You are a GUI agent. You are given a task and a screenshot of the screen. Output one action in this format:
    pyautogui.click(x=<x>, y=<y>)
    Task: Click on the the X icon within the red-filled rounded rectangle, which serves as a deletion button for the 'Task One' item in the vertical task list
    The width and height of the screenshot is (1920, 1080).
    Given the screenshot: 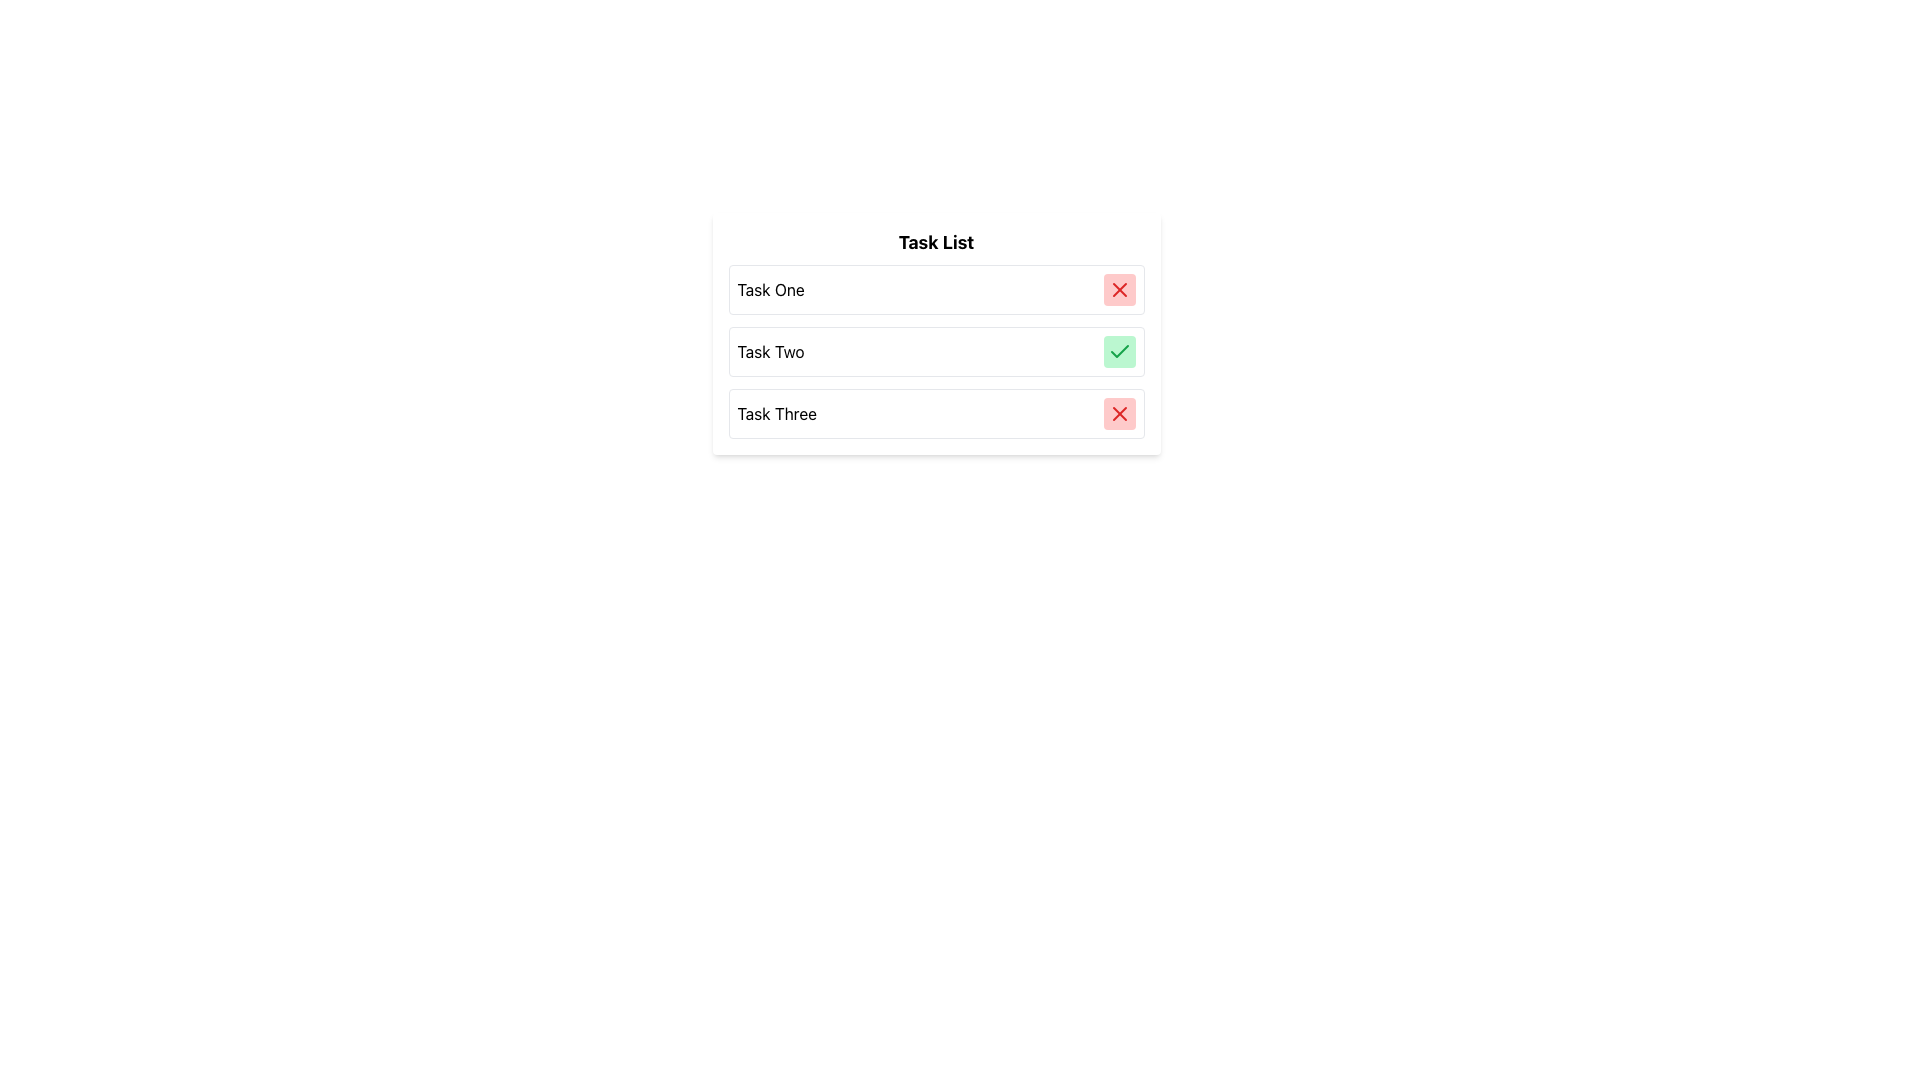 What is the action you would take?
    pyautogui.click(x=1118, y=412)
    